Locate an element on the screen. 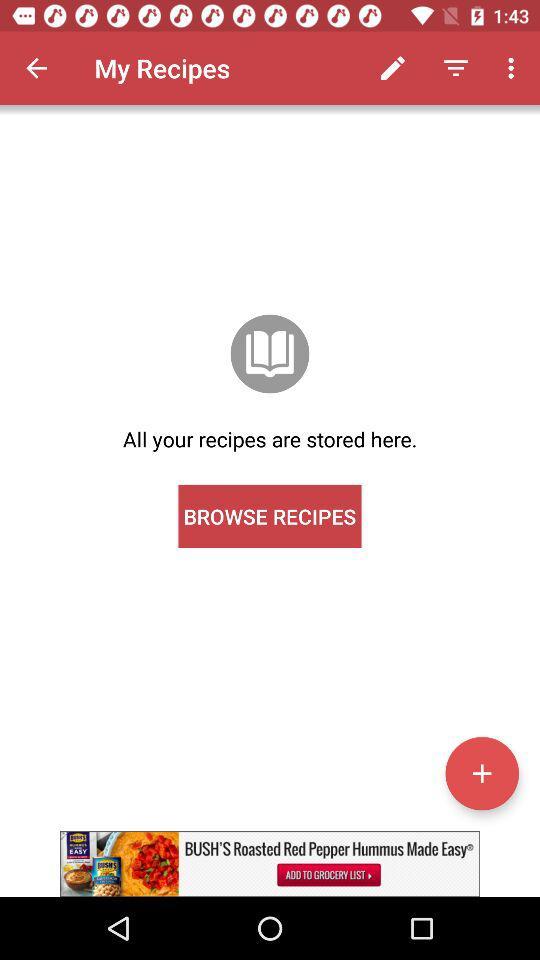  advertising advertisement is located at coordinates (270, 863).